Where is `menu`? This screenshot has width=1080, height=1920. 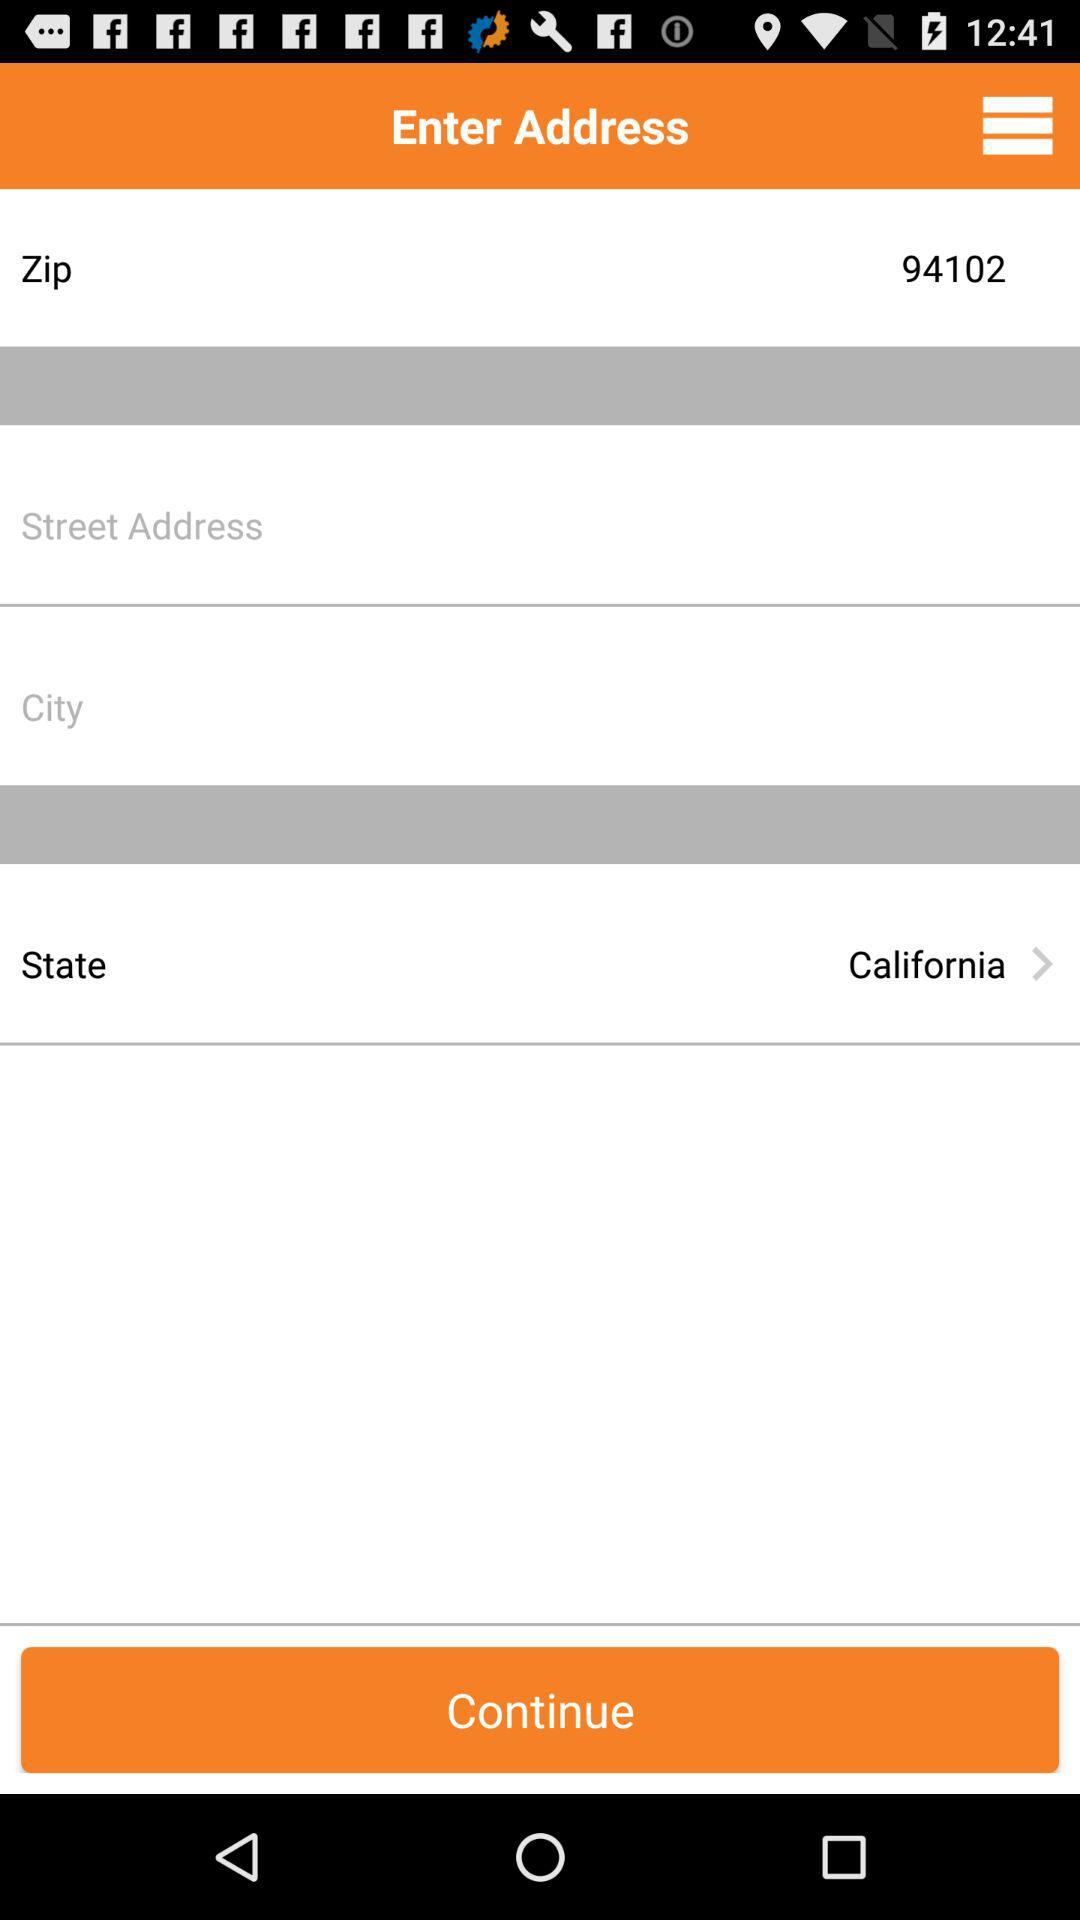
menu is located at coordinates (1017, 124).